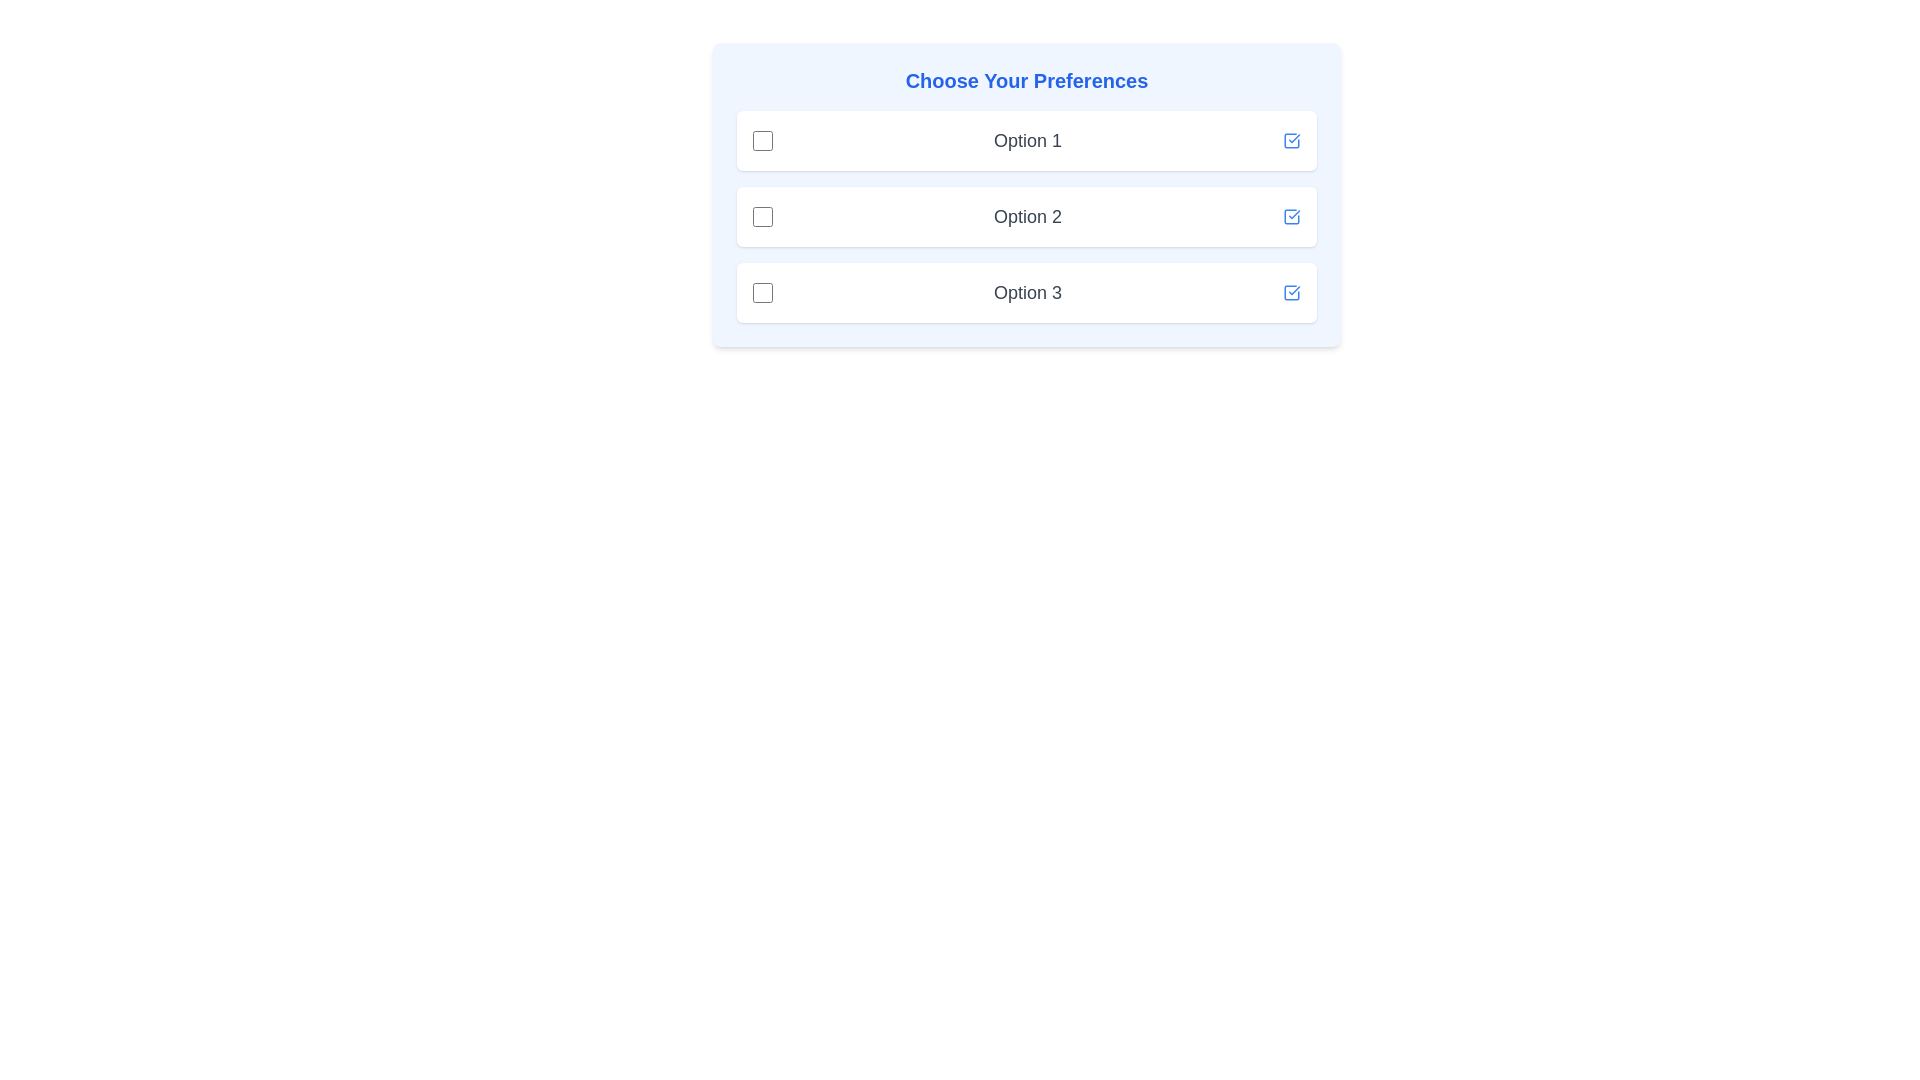 This screenshot has height=1080, width=1920. What do you see at coordinates (1291, 293) in the screenshot?
I see `the icon button next to Option 3 for additional actions` at bounding box center [1291, 293].